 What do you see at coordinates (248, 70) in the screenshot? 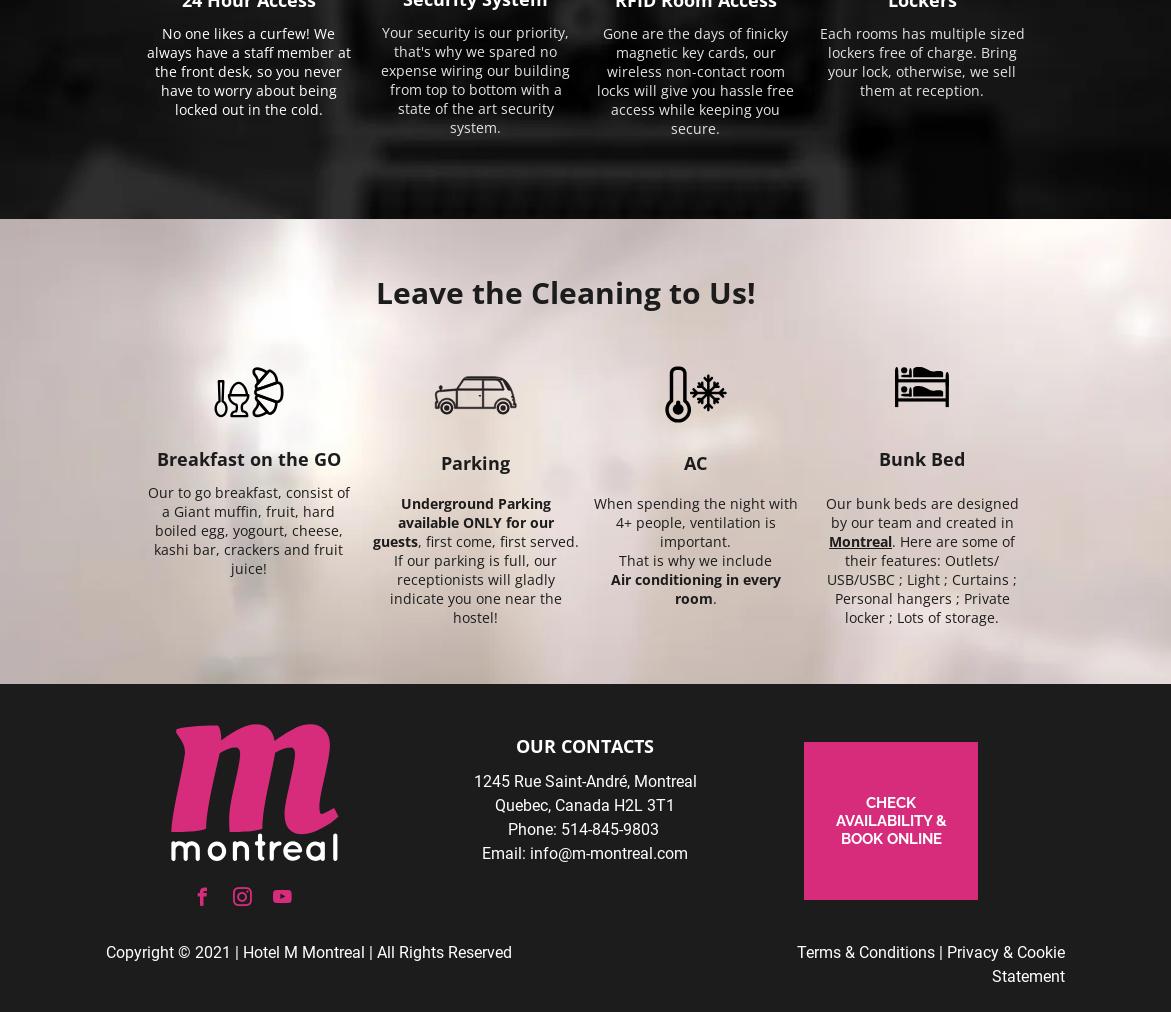
I see `'No one likes a curfew! We always have a staff member at the front desk, so you never have to worry about being locked out in the cold.'` at bounding box center [248, 70].